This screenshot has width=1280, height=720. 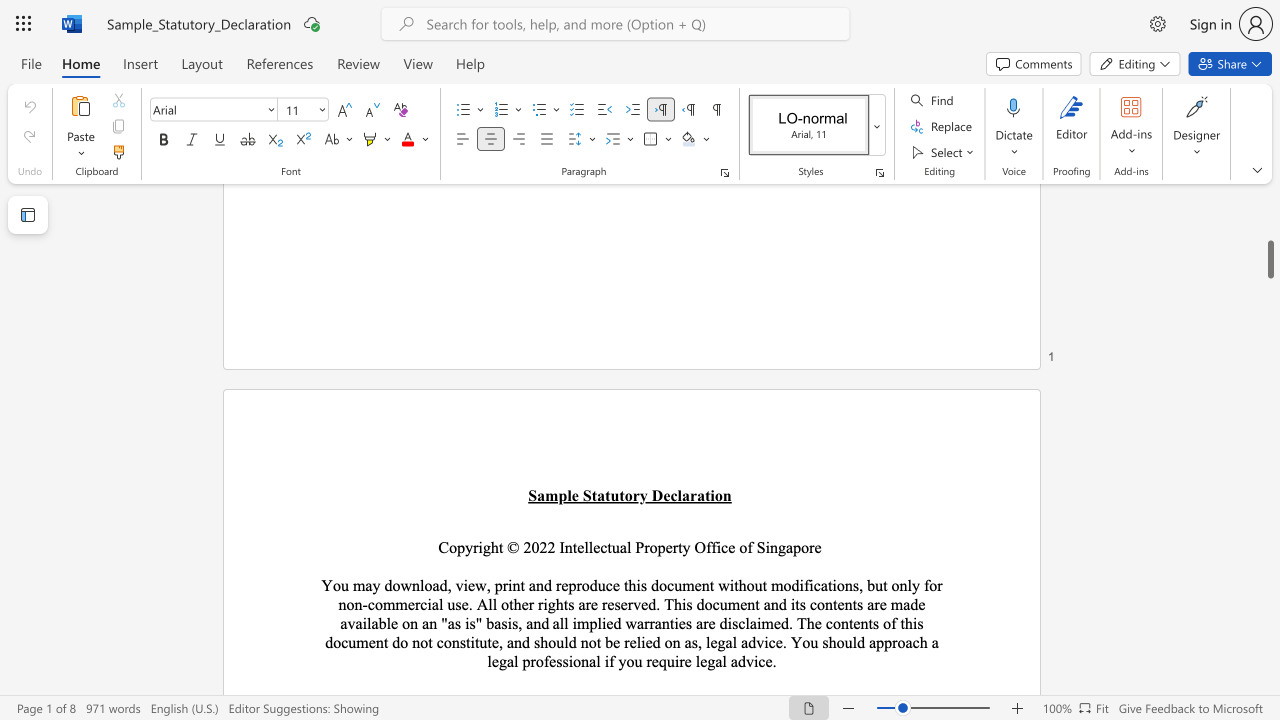 What do you see at coordinates (1269, 300) in the screenshot?
I see `the scrollbar to scroll the page up` at bounding box center [1269, 300].